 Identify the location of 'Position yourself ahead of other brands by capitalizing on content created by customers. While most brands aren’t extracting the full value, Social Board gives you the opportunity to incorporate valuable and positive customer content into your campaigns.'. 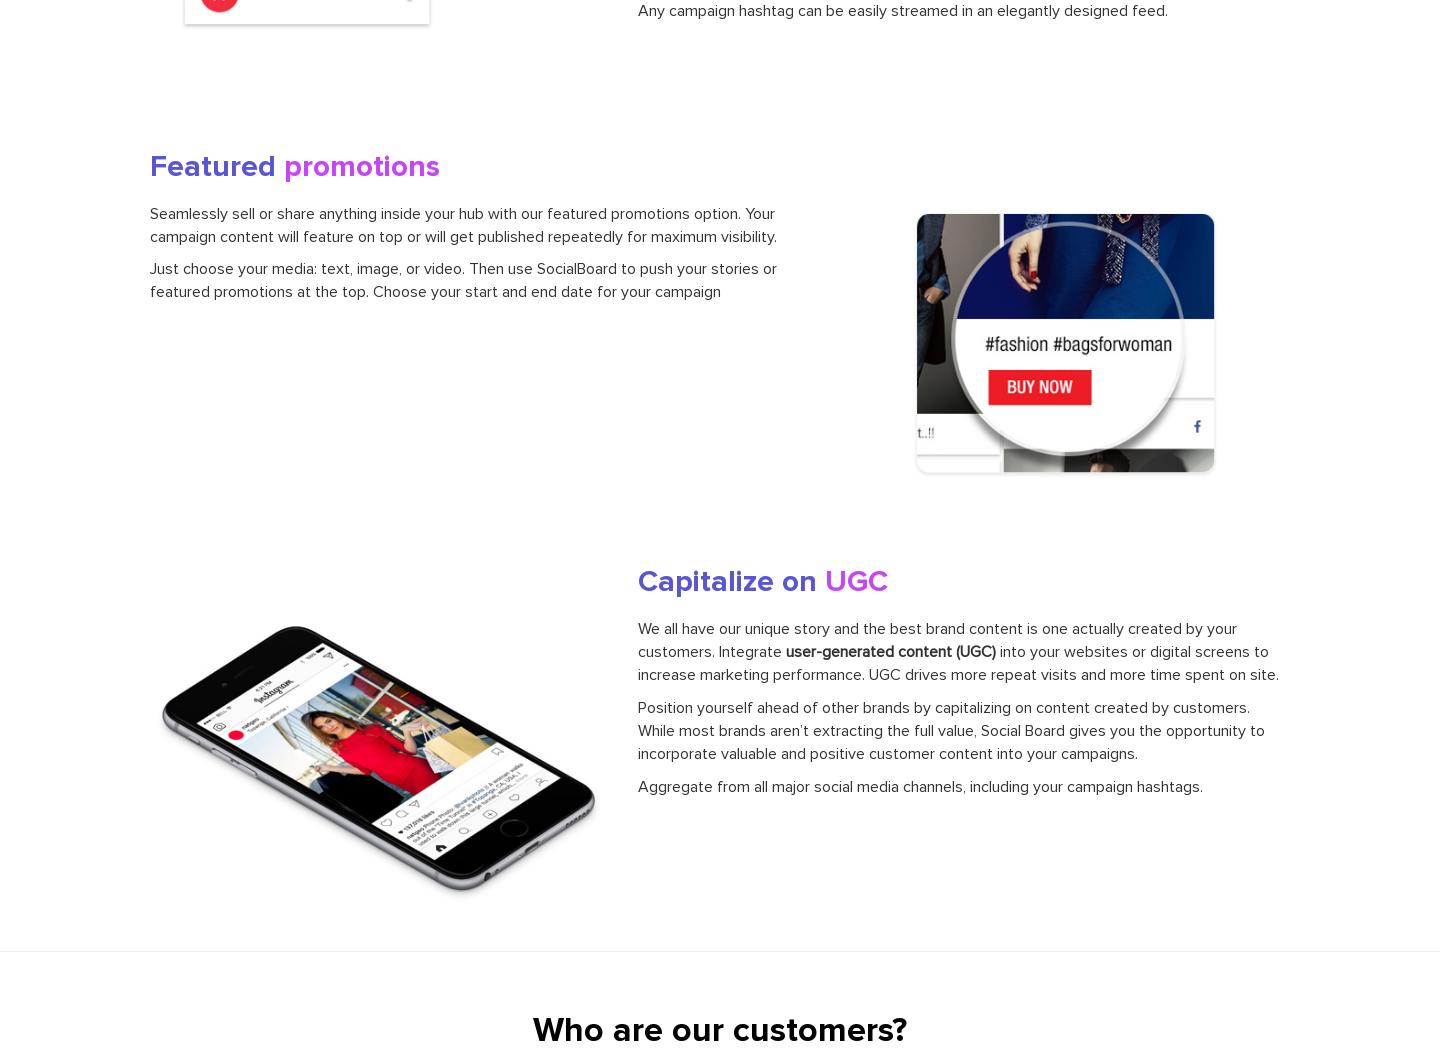
(950, 729).